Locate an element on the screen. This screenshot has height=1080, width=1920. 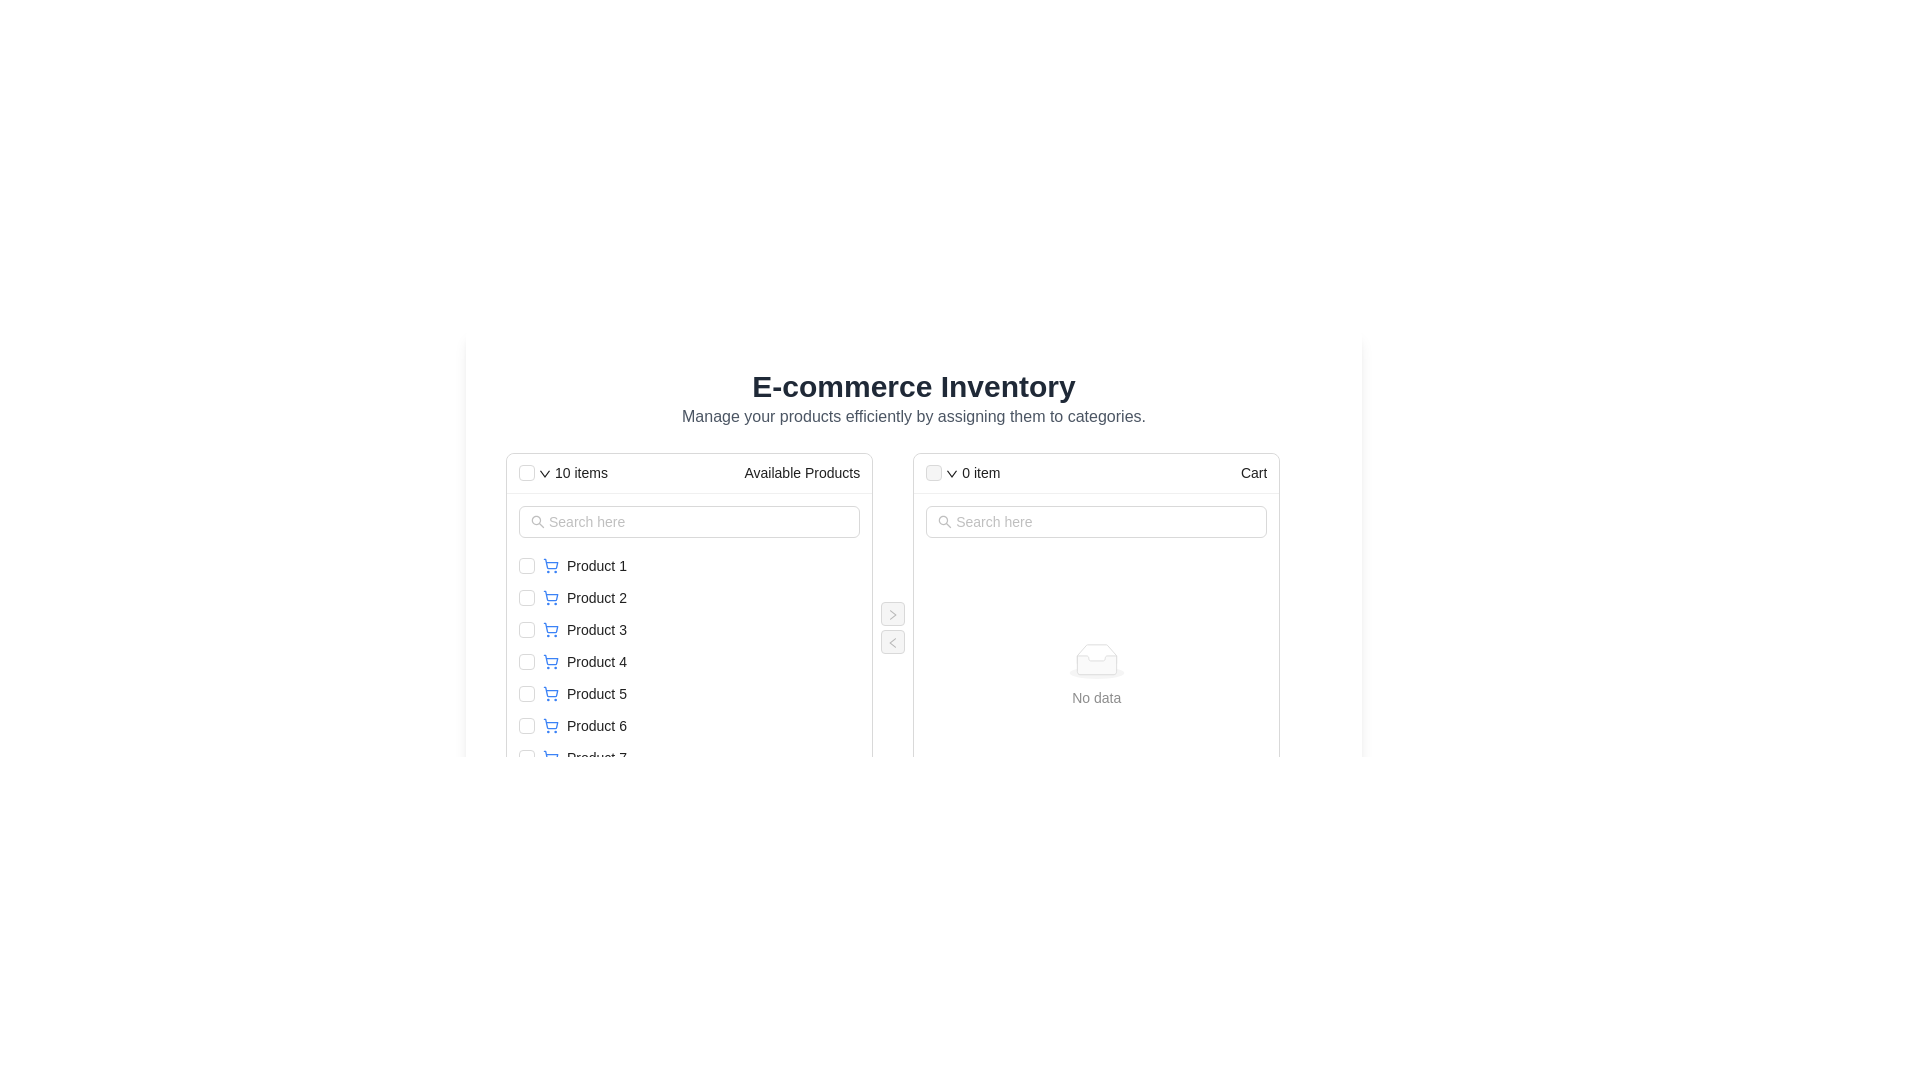
the top transfer button (right-pointing chevron) to transfer items to the right is located at coordinates (892, 627).